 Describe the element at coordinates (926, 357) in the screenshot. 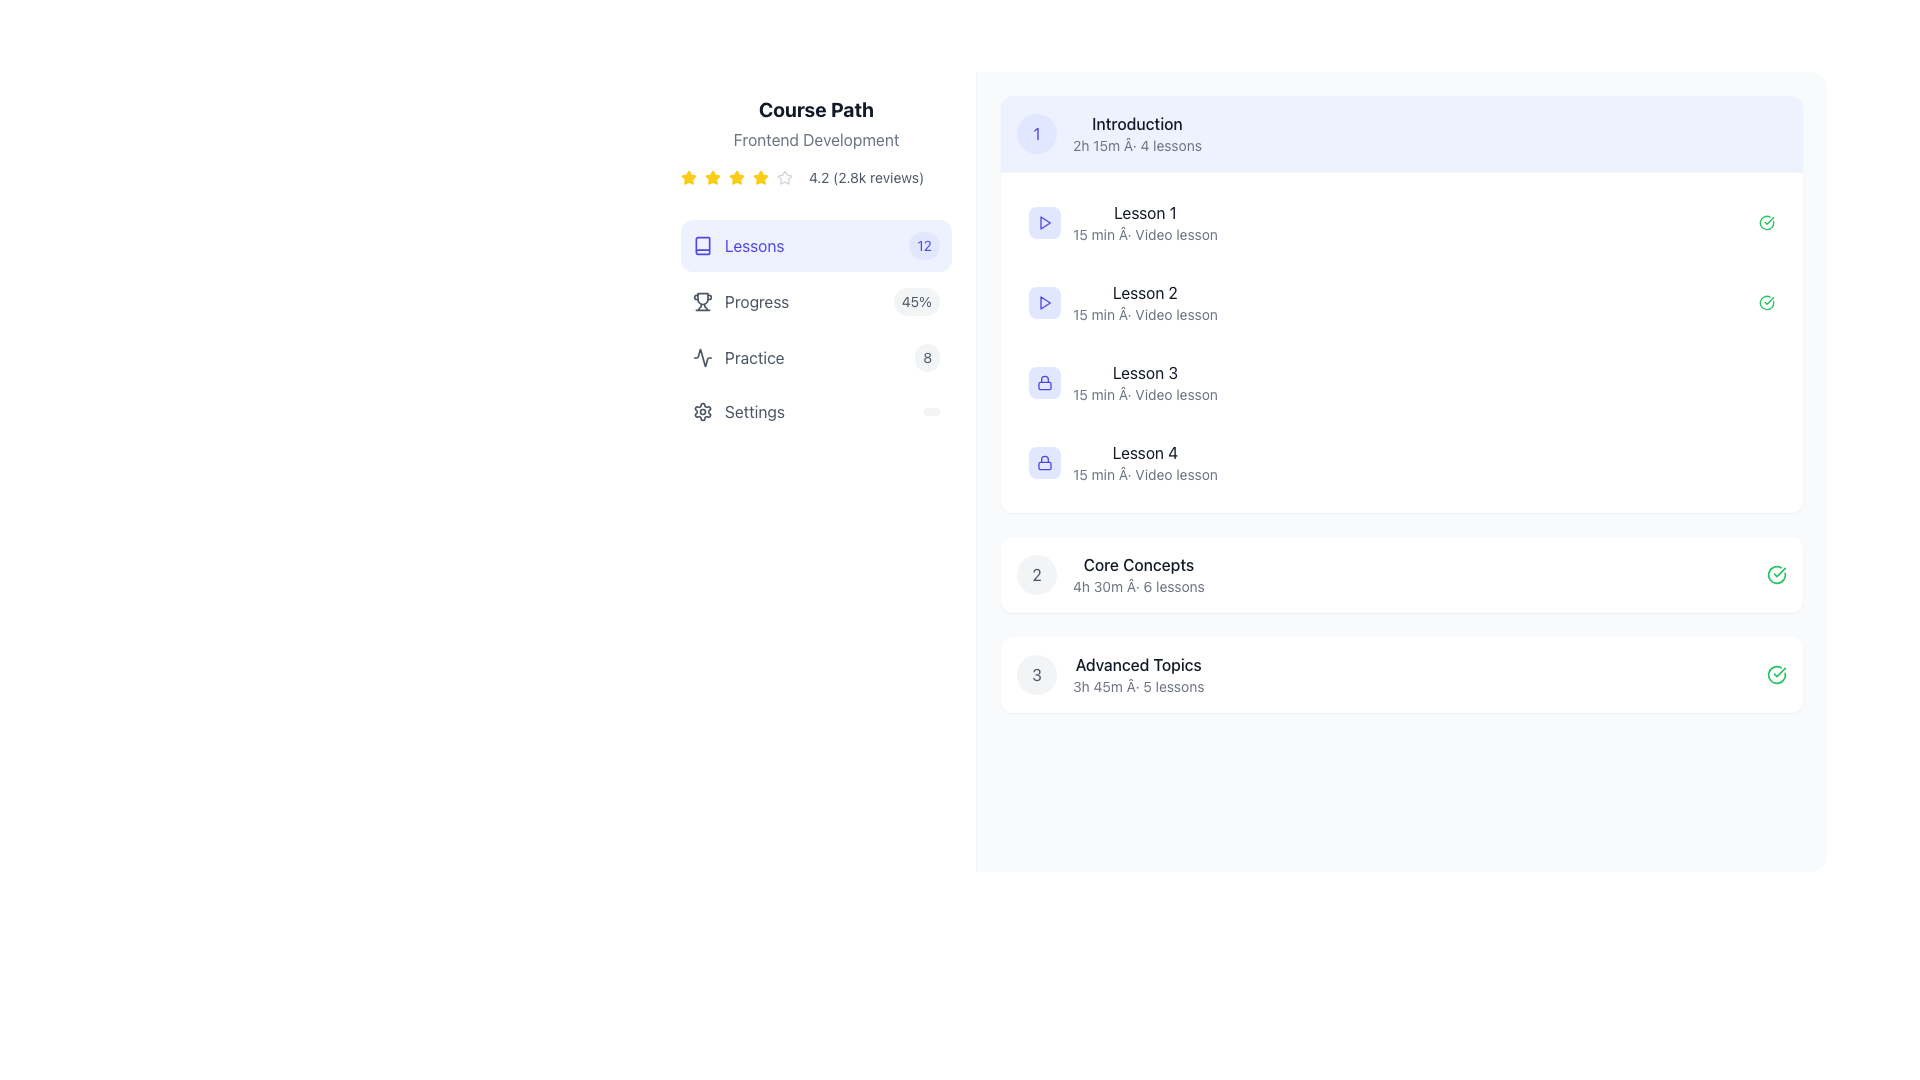

I see `the badge or counter representing the numerical value associated with the 'Practice' feature` at that location.